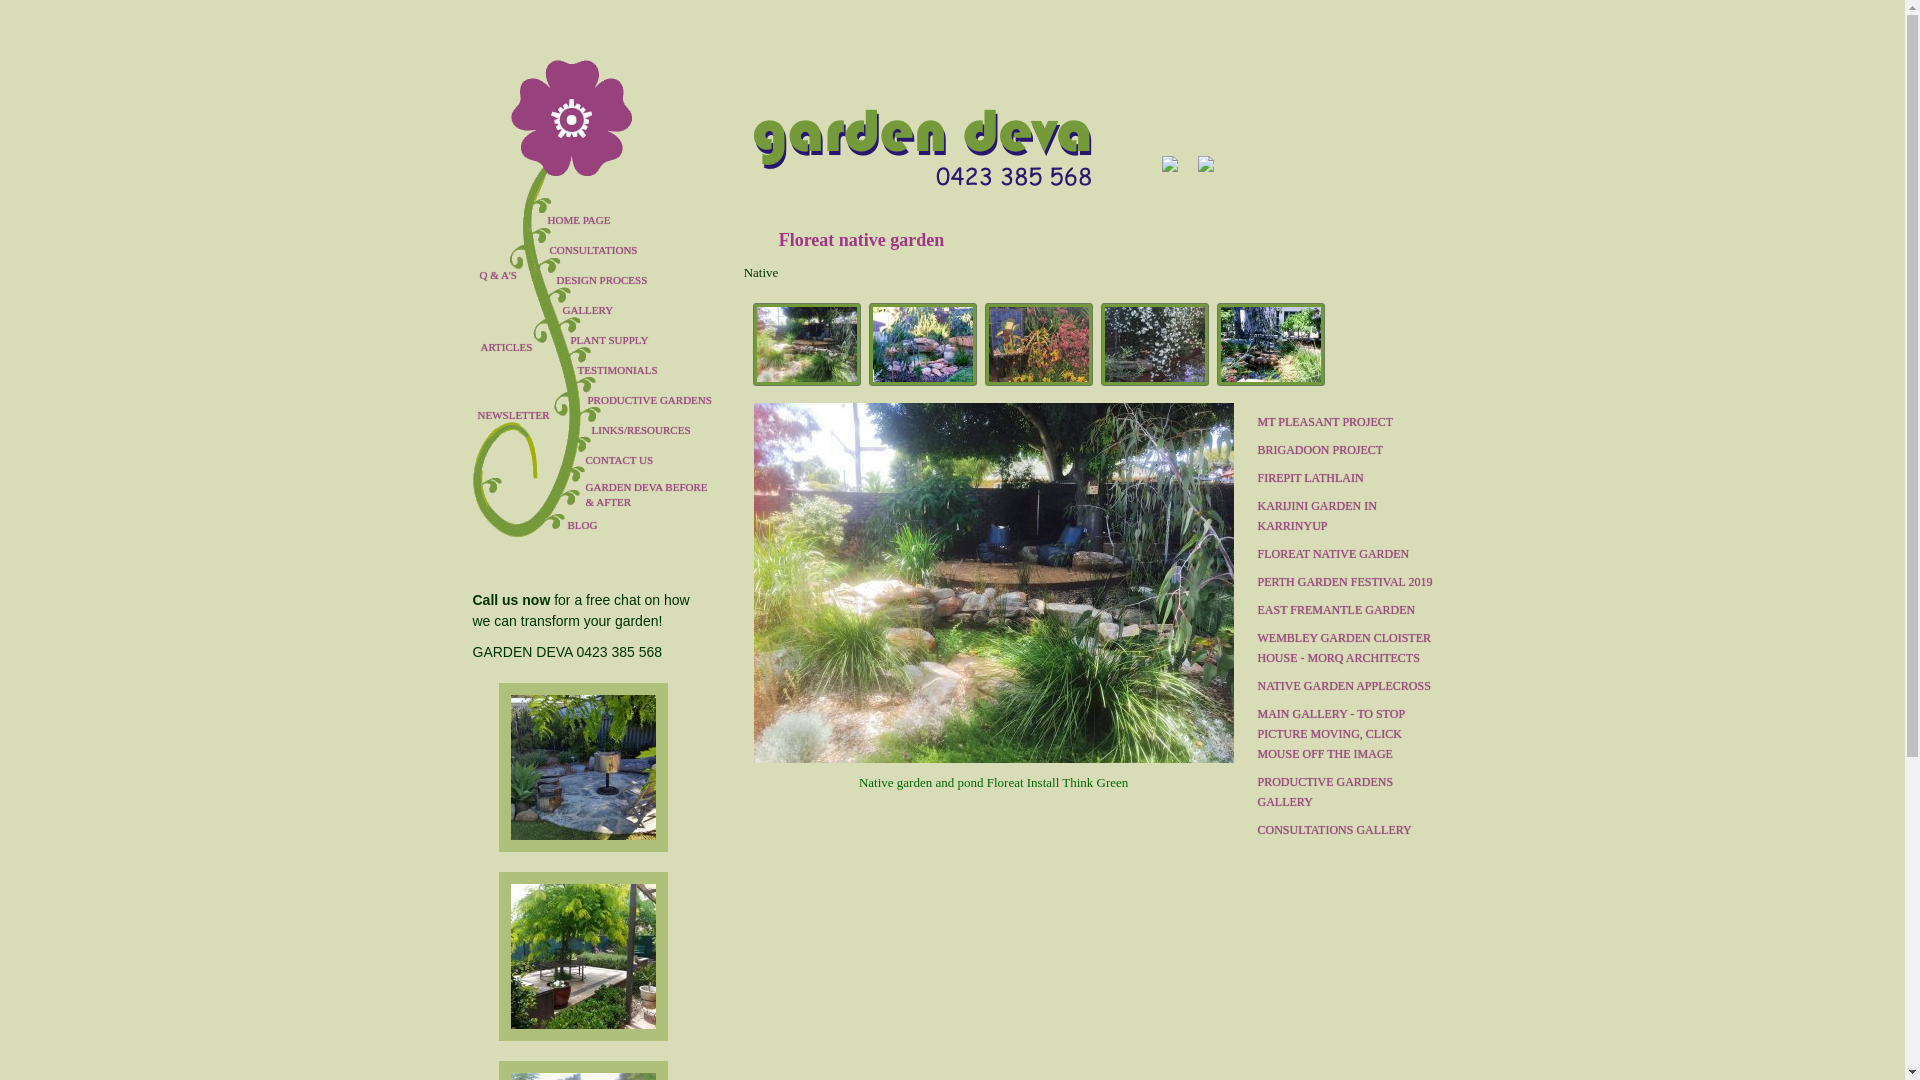 The image size is (1920, 1080). I want to click on 'PRODUCTIVE GARDENS GALLERY', so click(1344, 790).